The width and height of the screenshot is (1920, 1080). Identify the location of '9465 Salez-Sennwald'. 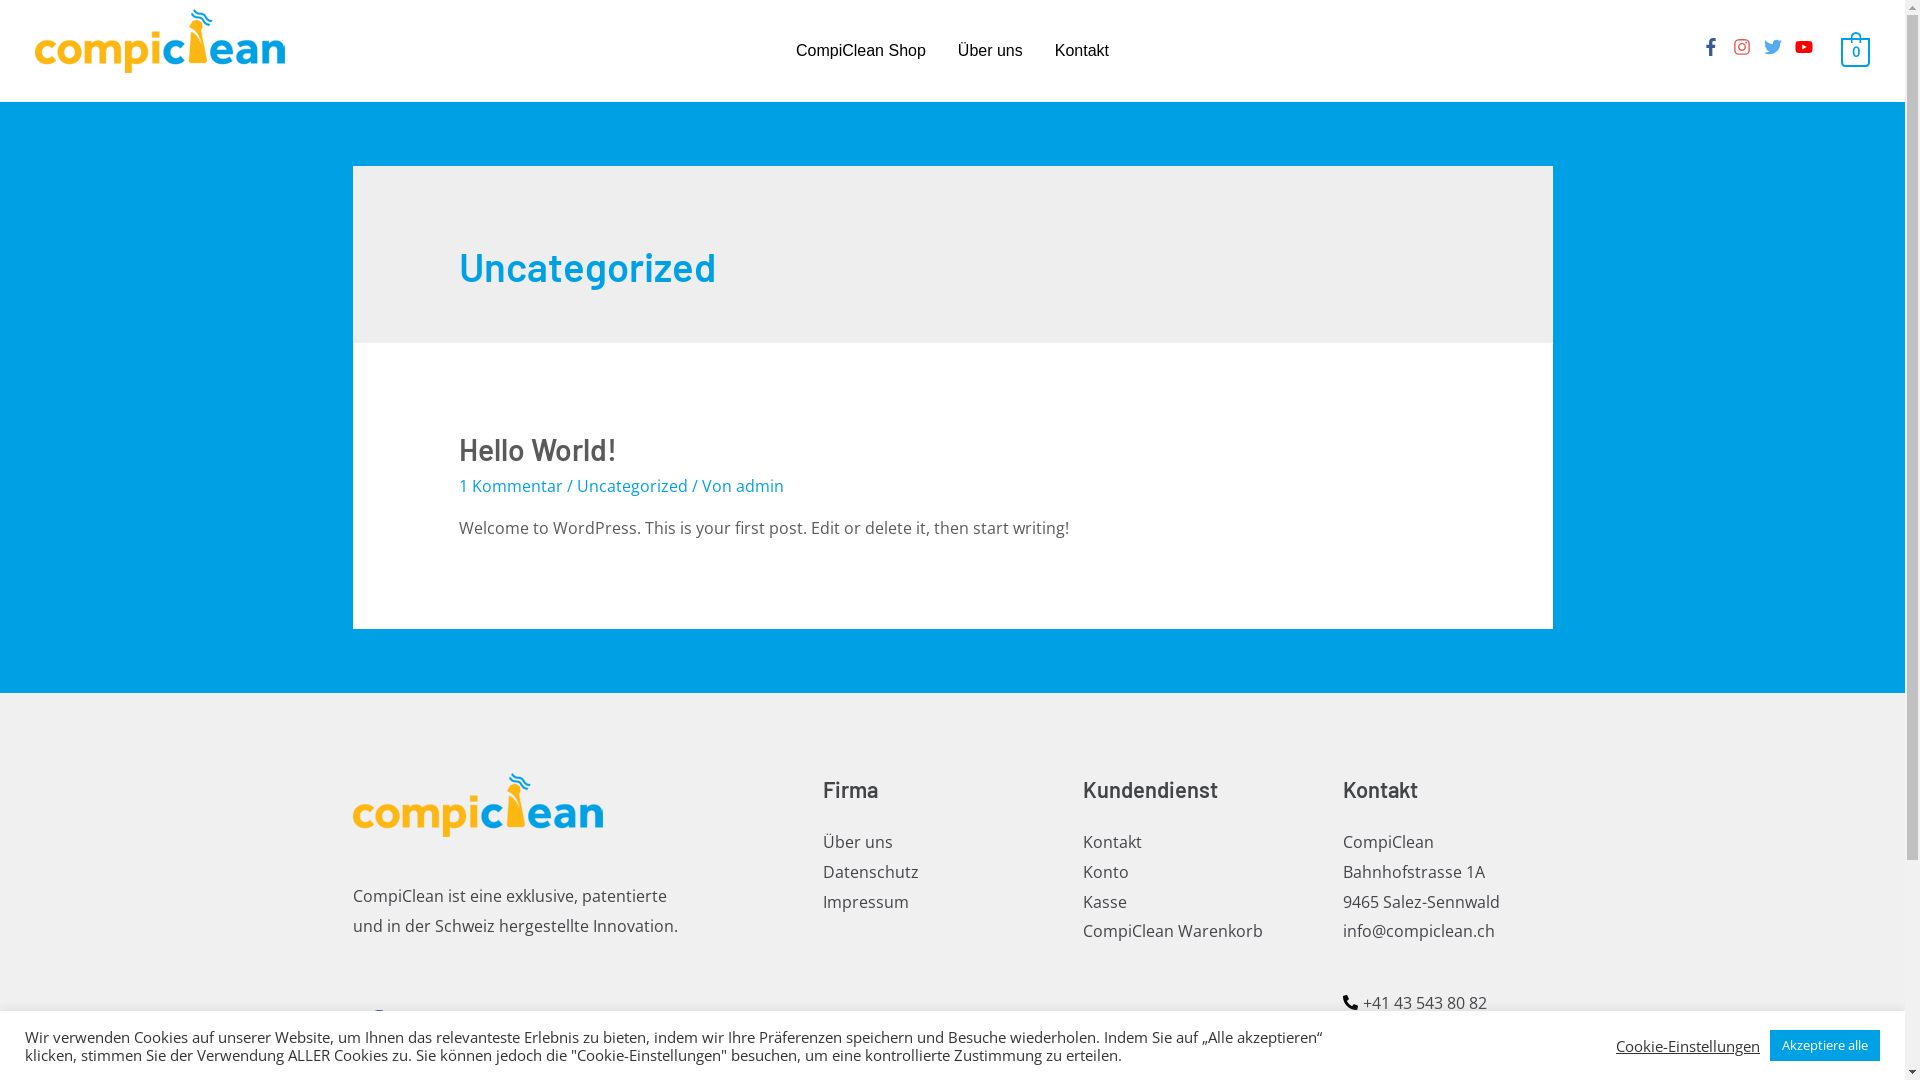
(1419, 901).